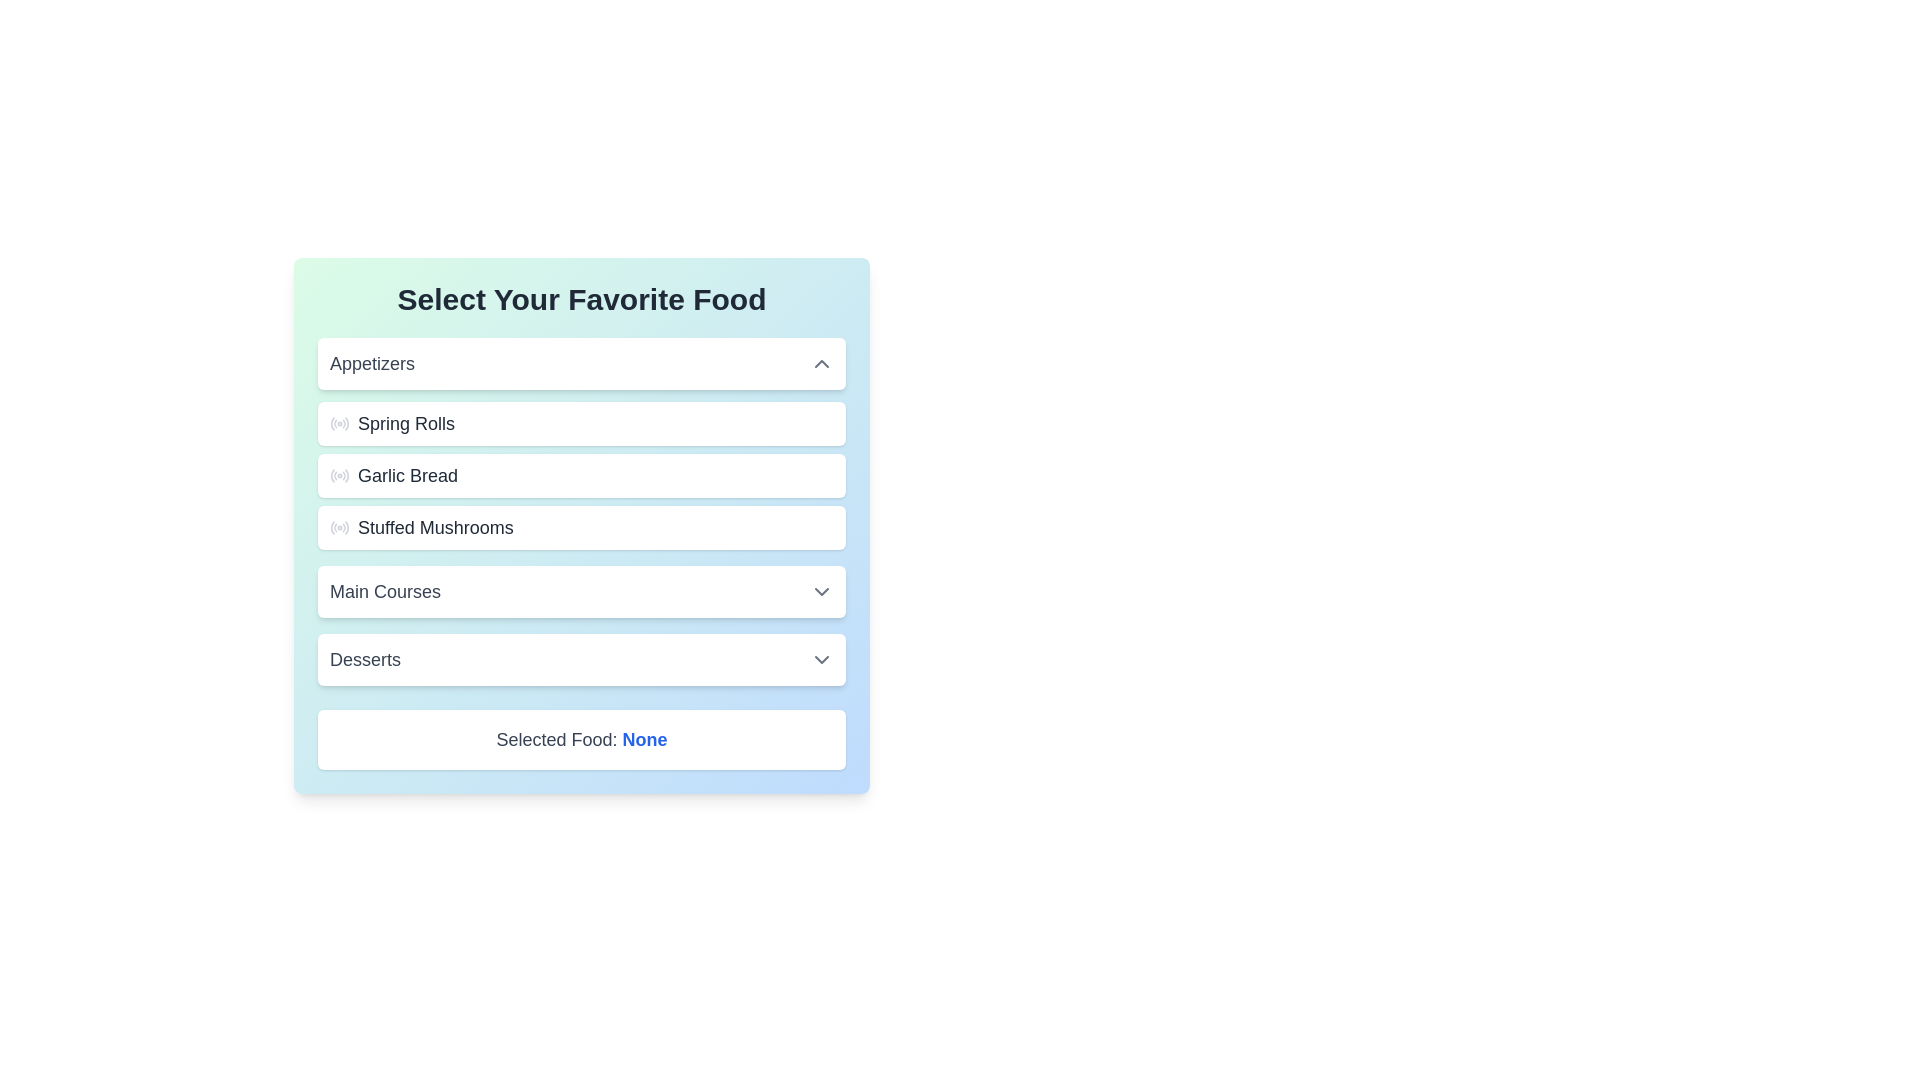 Image resolution: width=1920 pixels, height=1080 pixels. What do you see at coordinates (580, 363) in the screenshot?
I see `the Dropdown toggle button labeled 'Appetizers' to enable keyboard interaction` at bounding box center [580, 363].